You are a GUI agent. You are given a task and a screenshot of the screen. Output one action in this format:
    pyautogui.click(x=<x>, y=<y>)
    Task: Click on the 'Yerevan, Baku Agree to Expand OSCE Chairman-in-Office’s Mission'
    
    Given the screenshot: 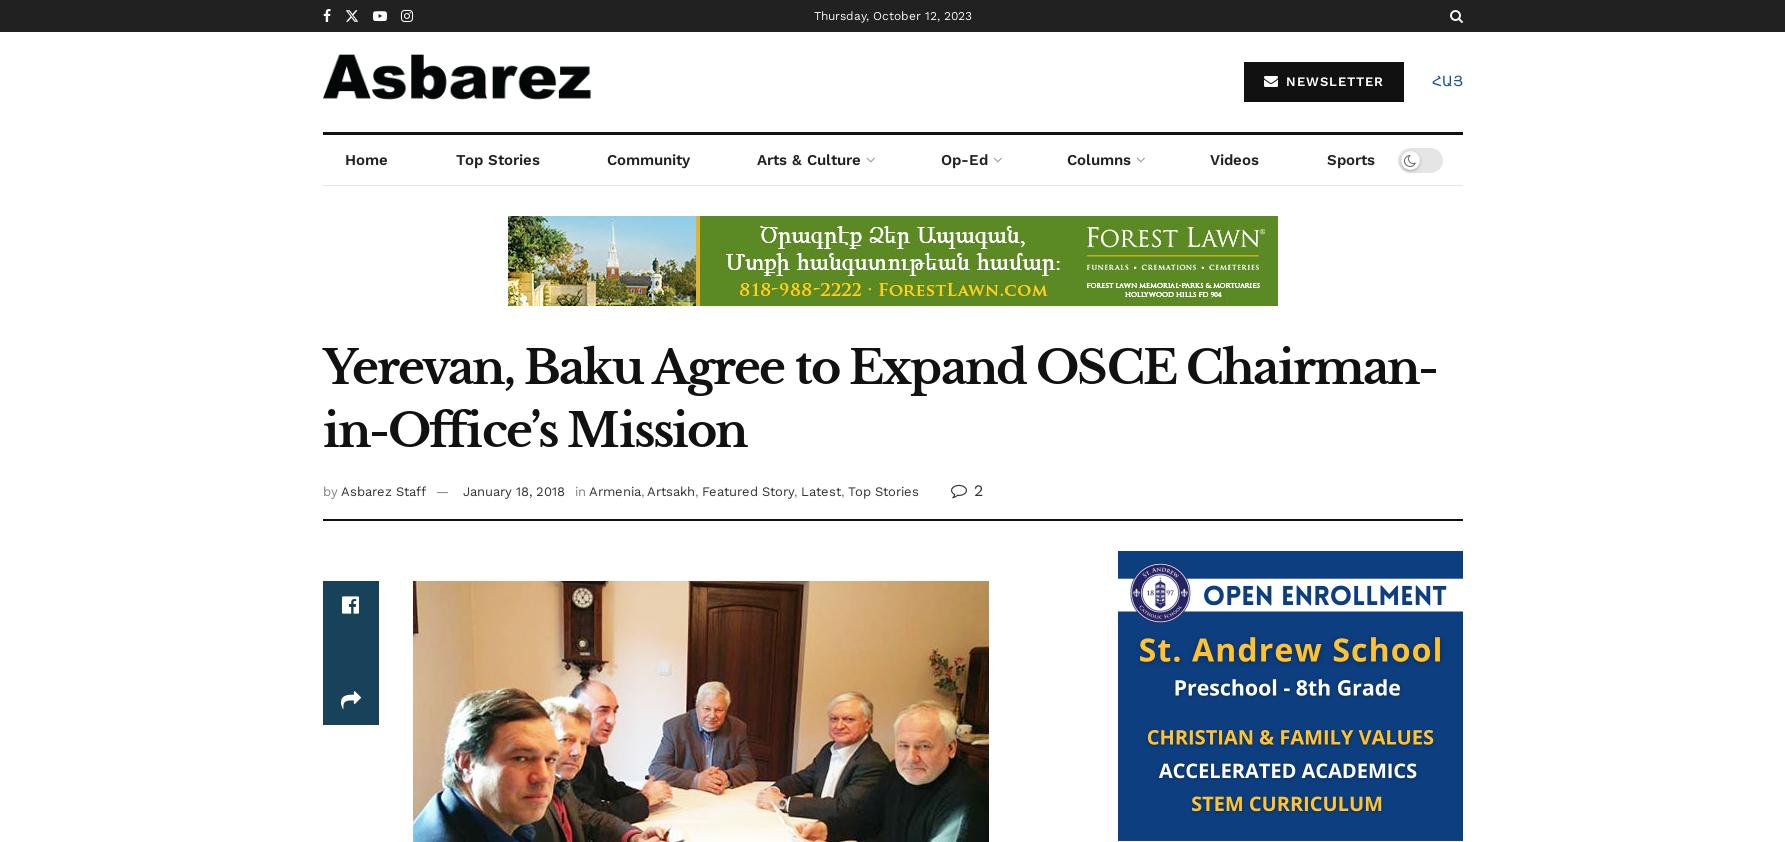 What is the action you would take?
    pyautogui.click(x=879, y=399)
    